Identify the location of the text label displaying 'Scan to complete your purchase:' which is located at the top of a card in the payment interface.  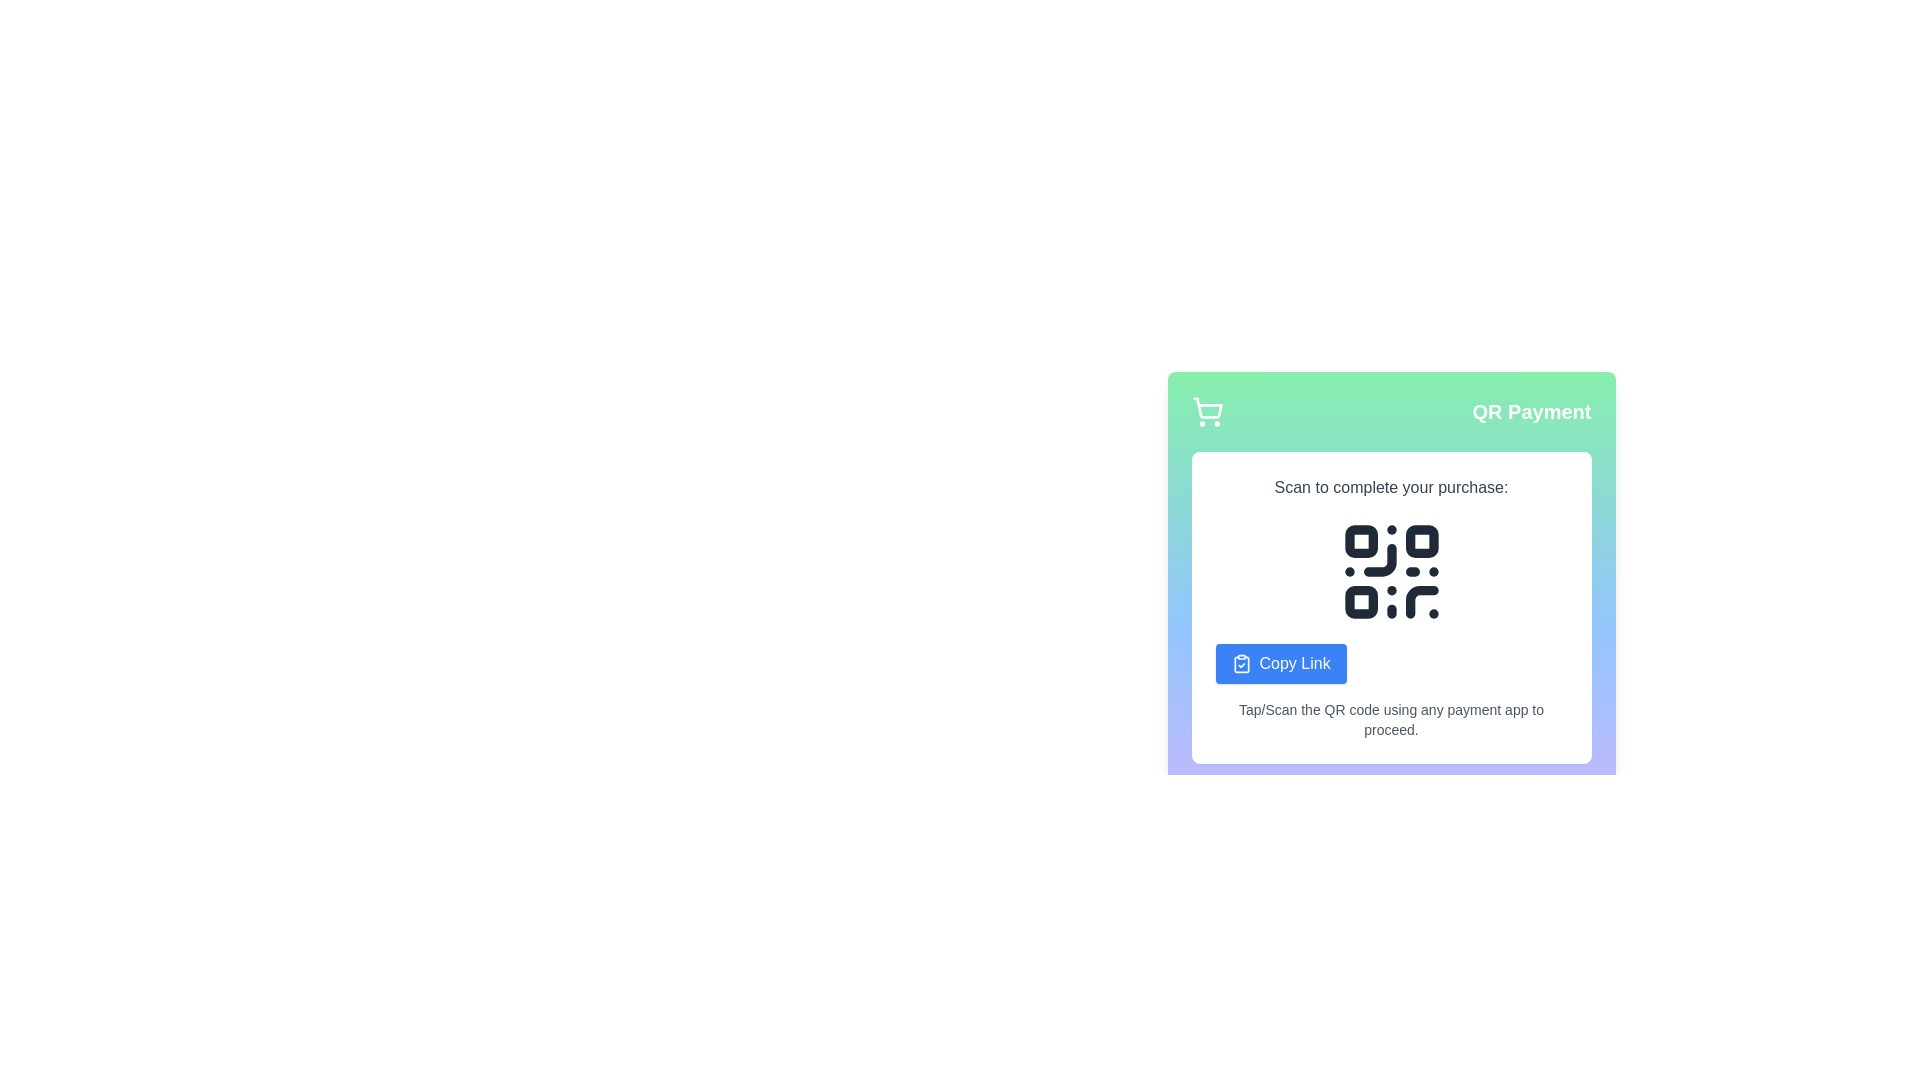
(1390, 488).